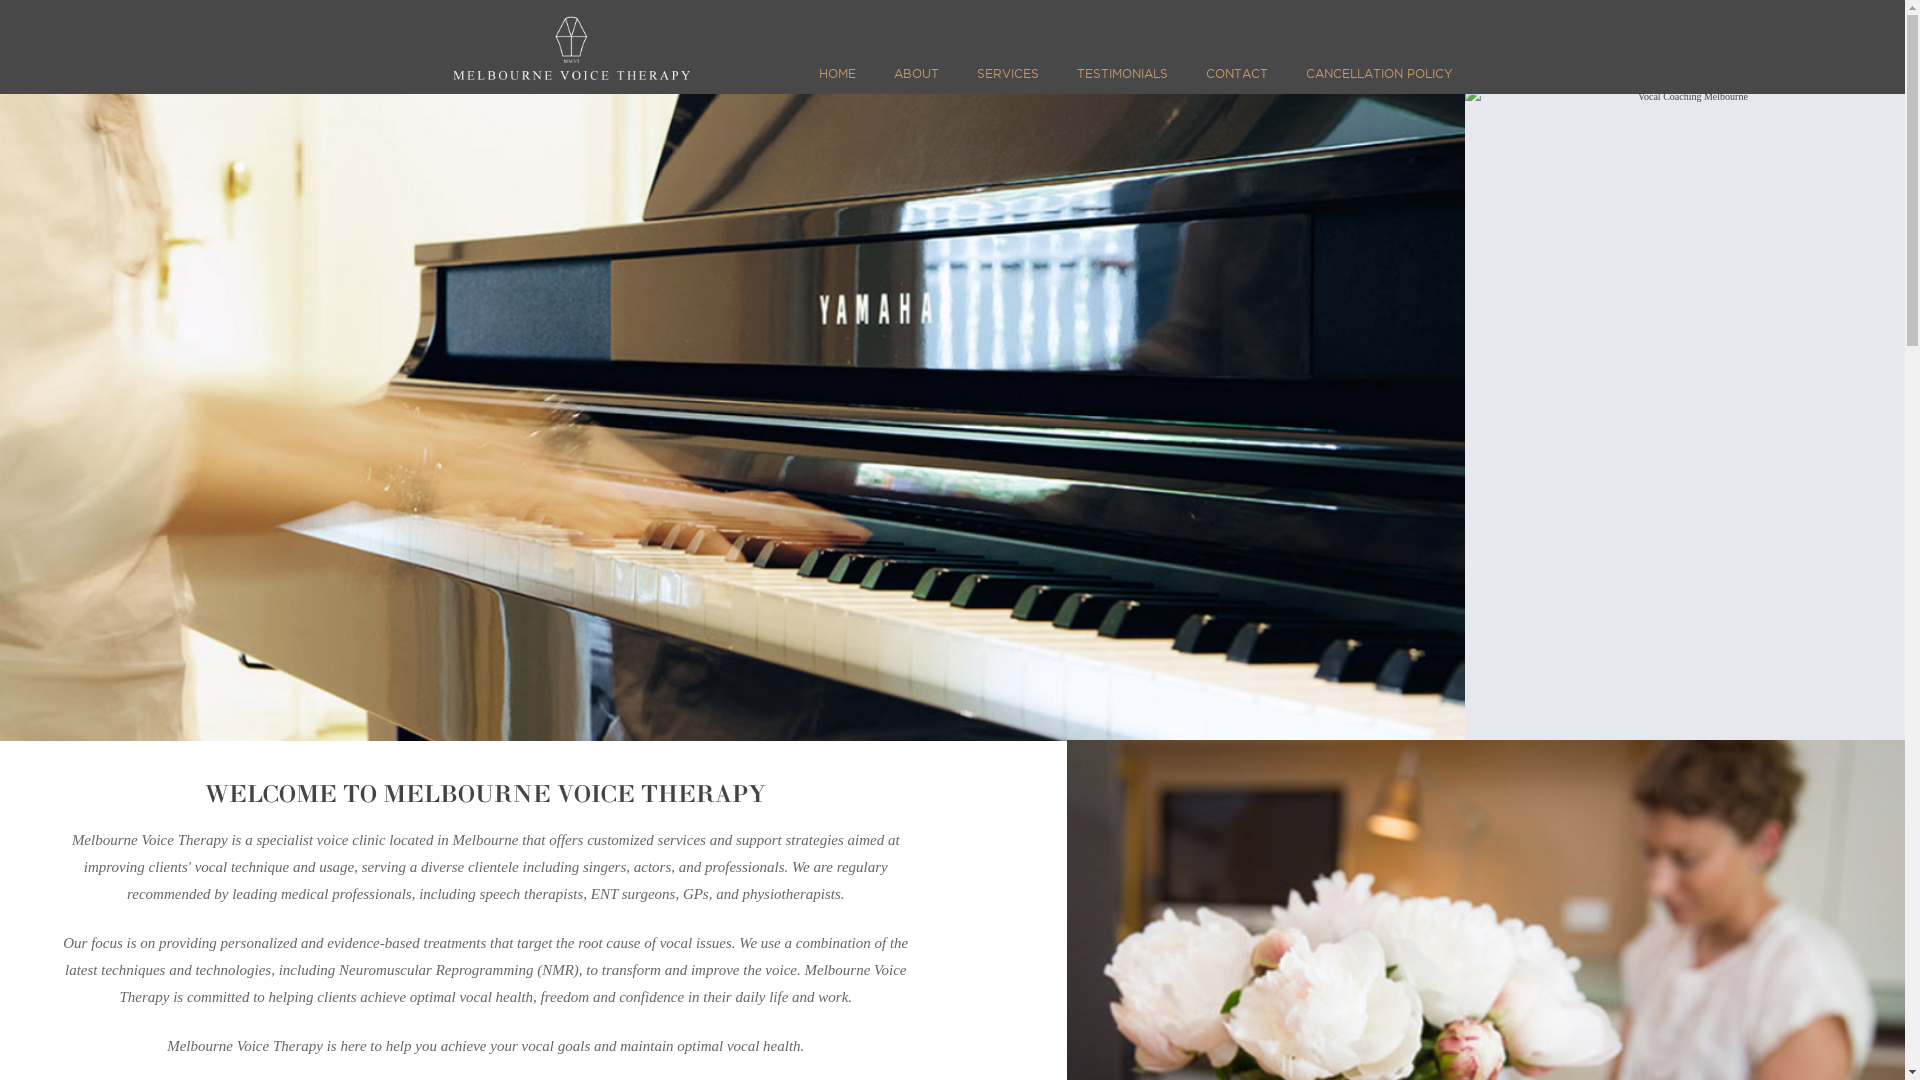  I want to click on 'CONTACT', so click(1236, 80).